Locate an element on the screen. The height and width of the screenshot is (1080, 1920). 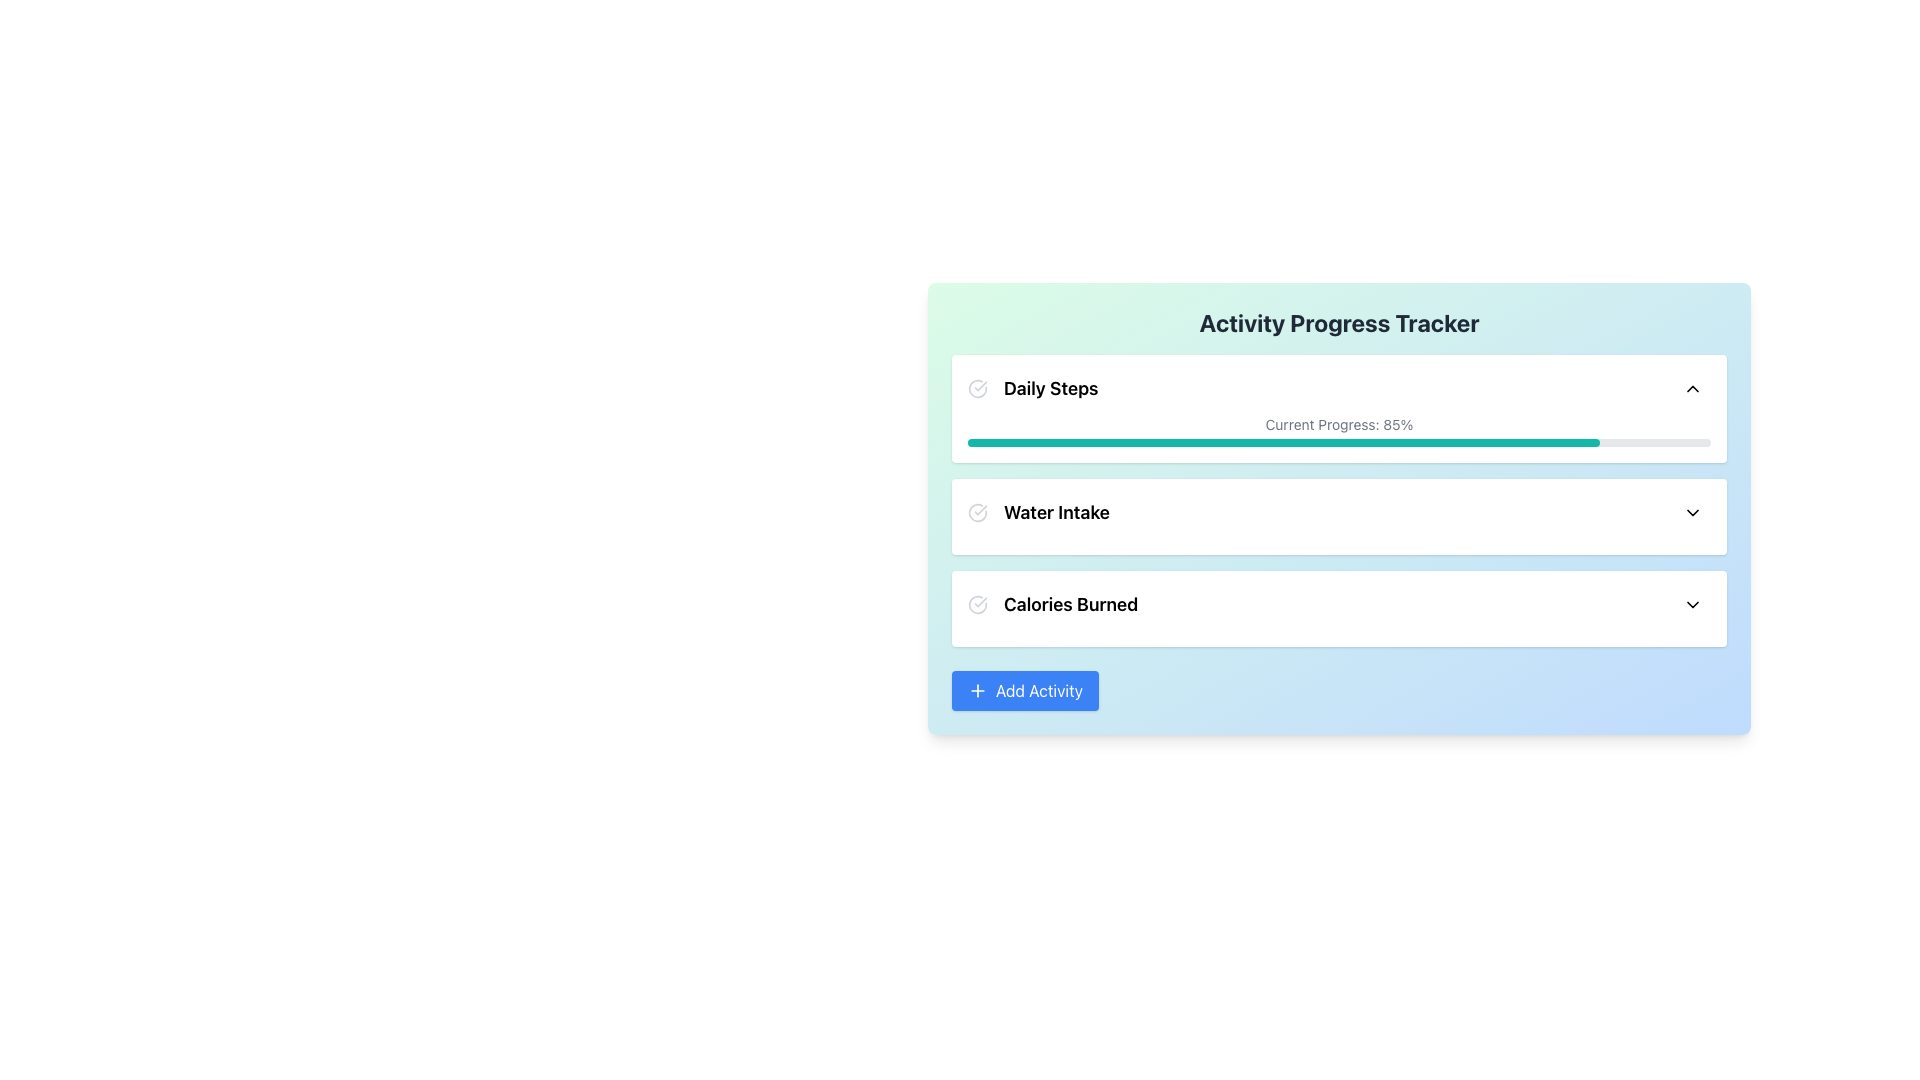
the 'Calories Burned' labeled text with icon element, which is styled with a bold font and includes an icon on the left, located in the middle section of the activity list is located at coordinates (1052, 604).